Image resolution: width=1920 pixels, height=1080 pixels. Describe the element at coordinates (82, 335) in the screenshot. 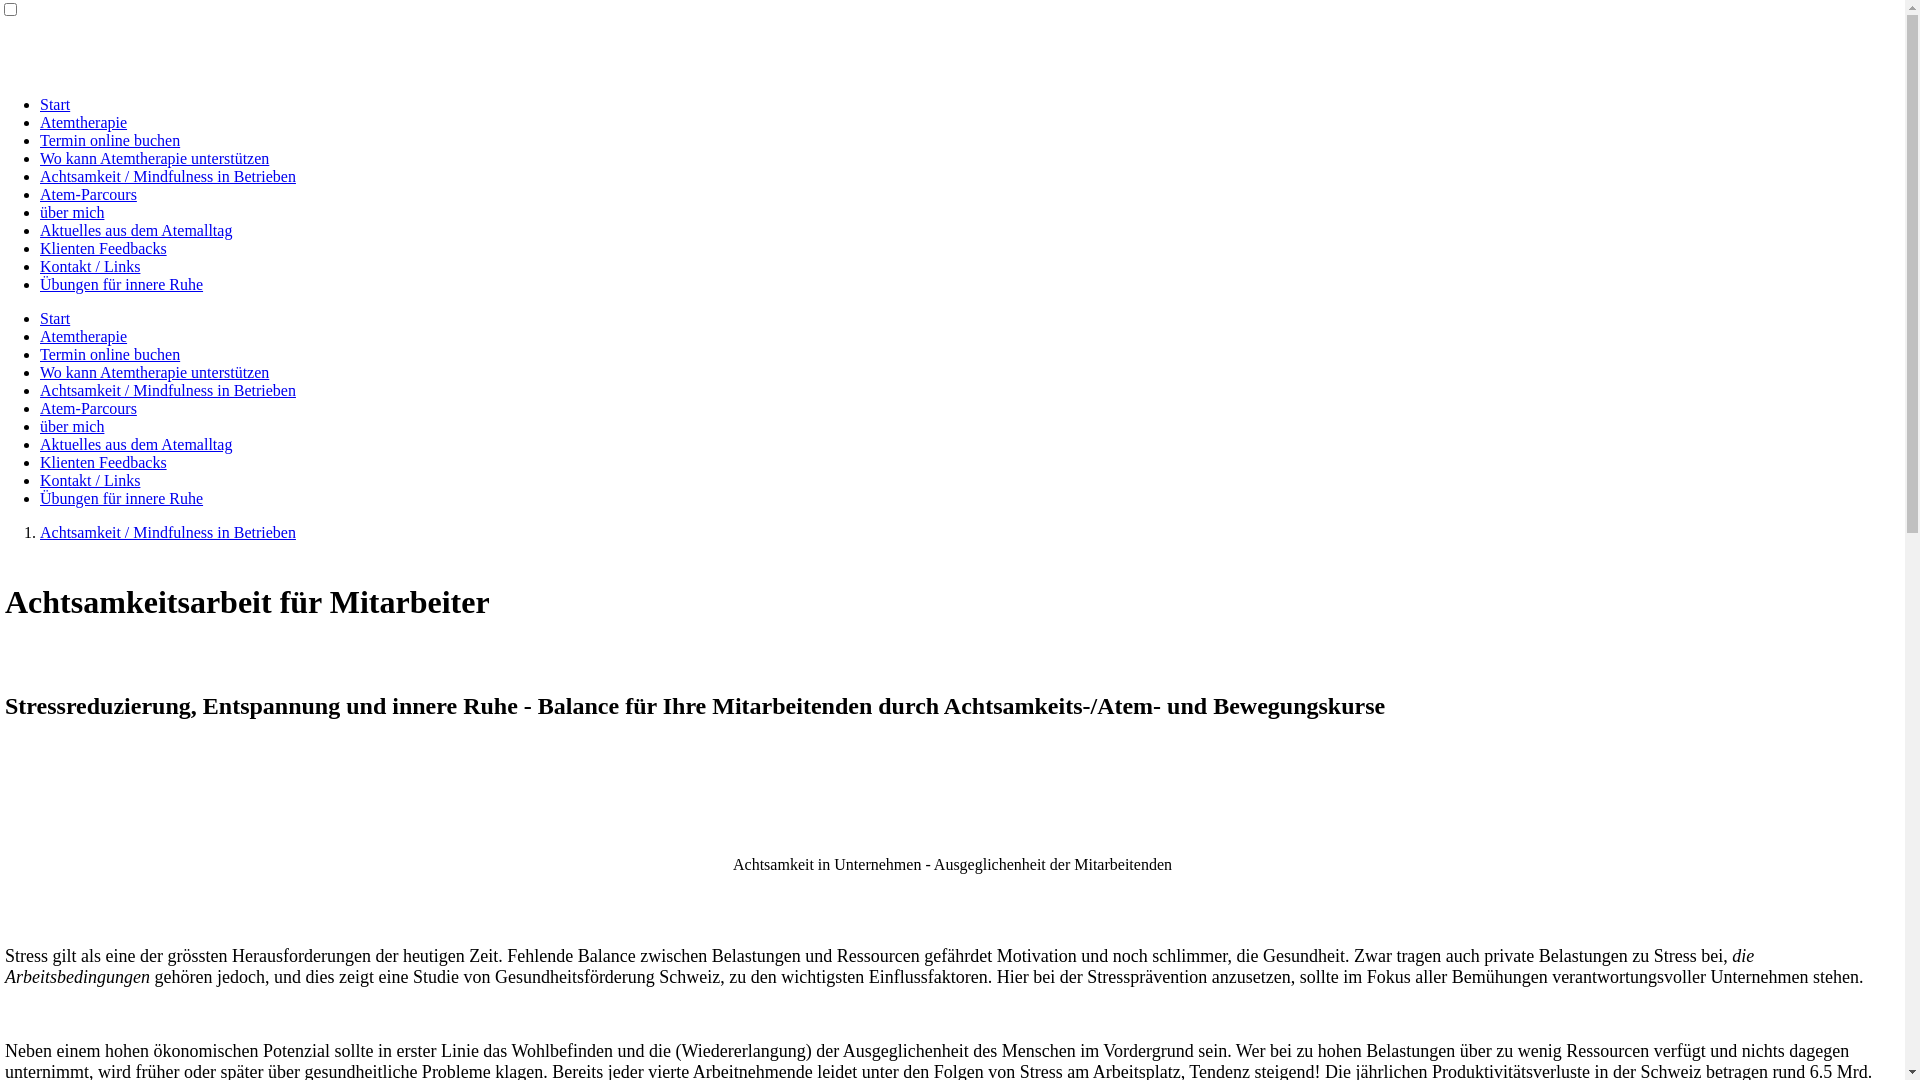

I see `'Atemtherapie'` at that location.